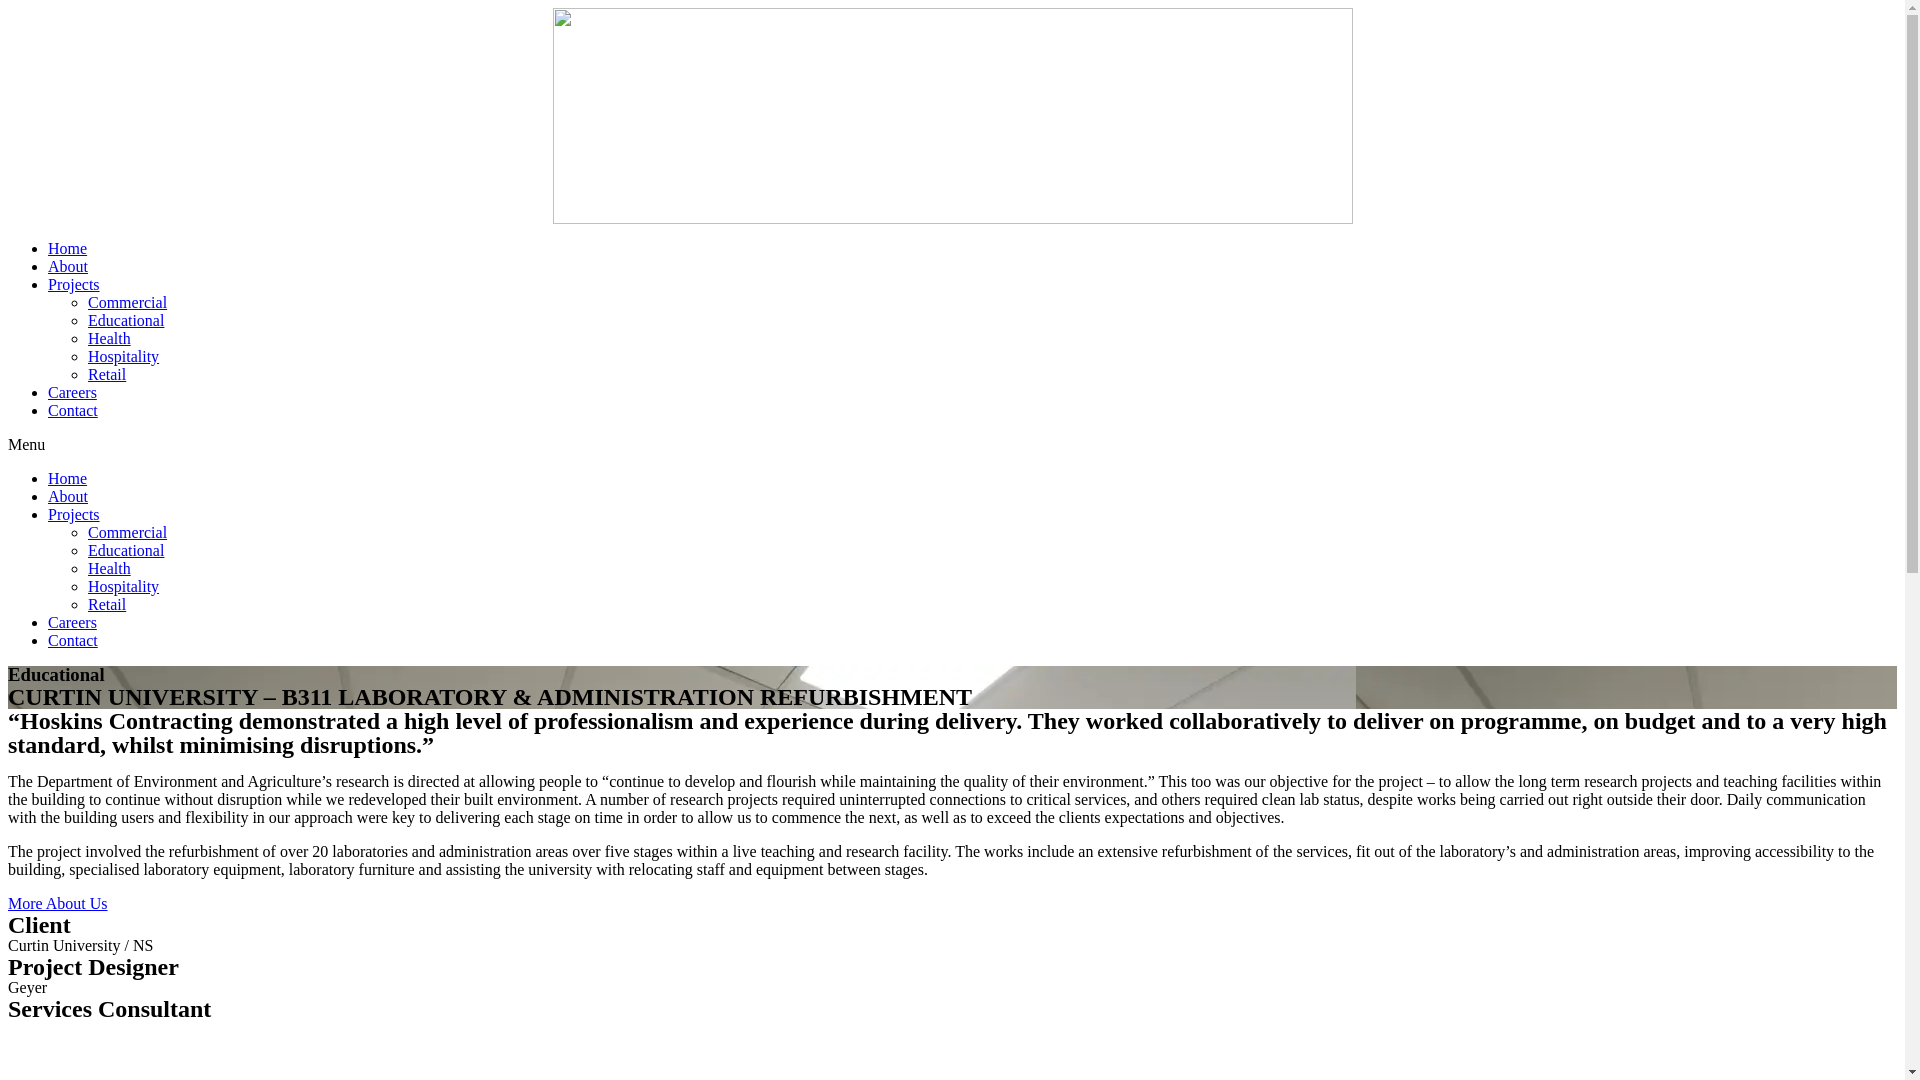 This screenshot has width=1920, height=1080. Describe the element at coordinates (122, 585) in the screenshot. I see `'Hospitality'` at that location.